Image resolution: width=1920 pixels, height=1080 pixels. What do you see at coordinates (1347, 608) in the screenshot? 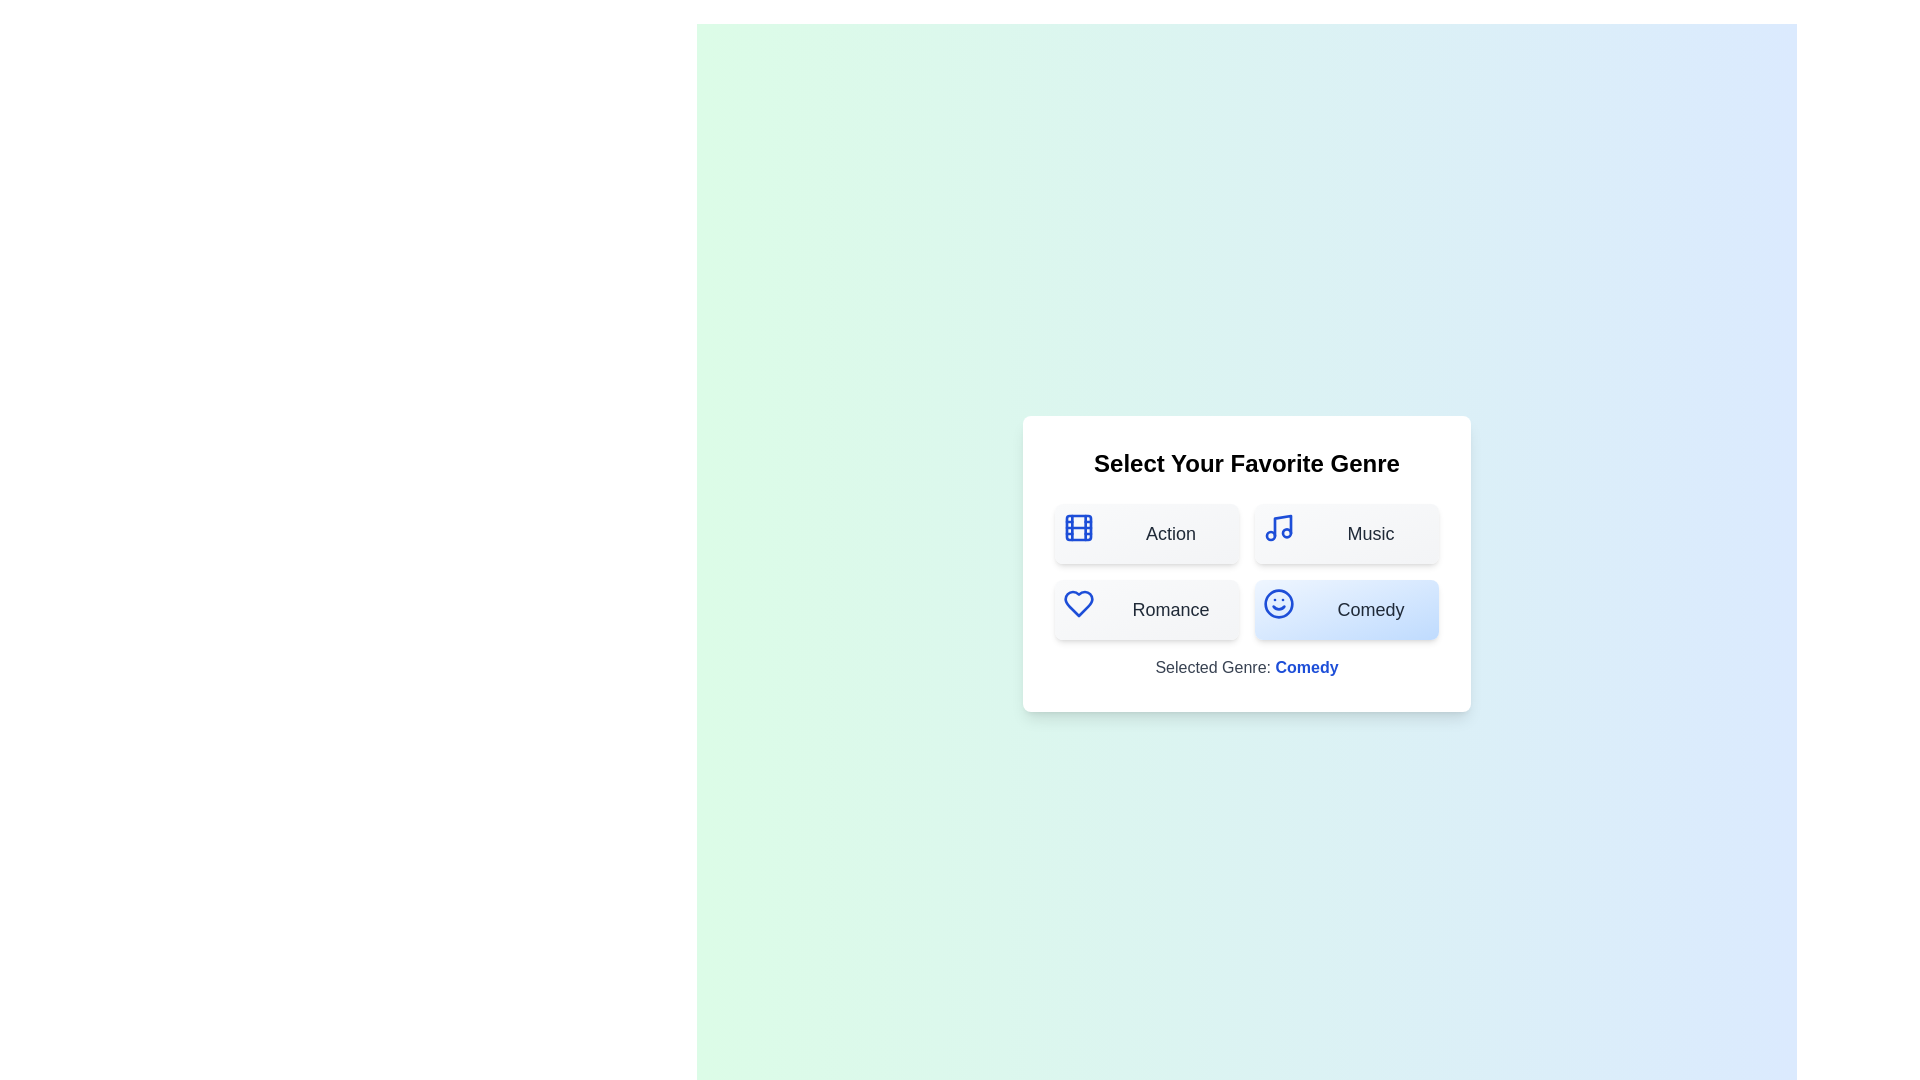
I see `the 'Comedy' button, which is styled with a light blue gradient background, rounded corners, and features a smiling face icon on the left` at bounding box center [1347, 608].